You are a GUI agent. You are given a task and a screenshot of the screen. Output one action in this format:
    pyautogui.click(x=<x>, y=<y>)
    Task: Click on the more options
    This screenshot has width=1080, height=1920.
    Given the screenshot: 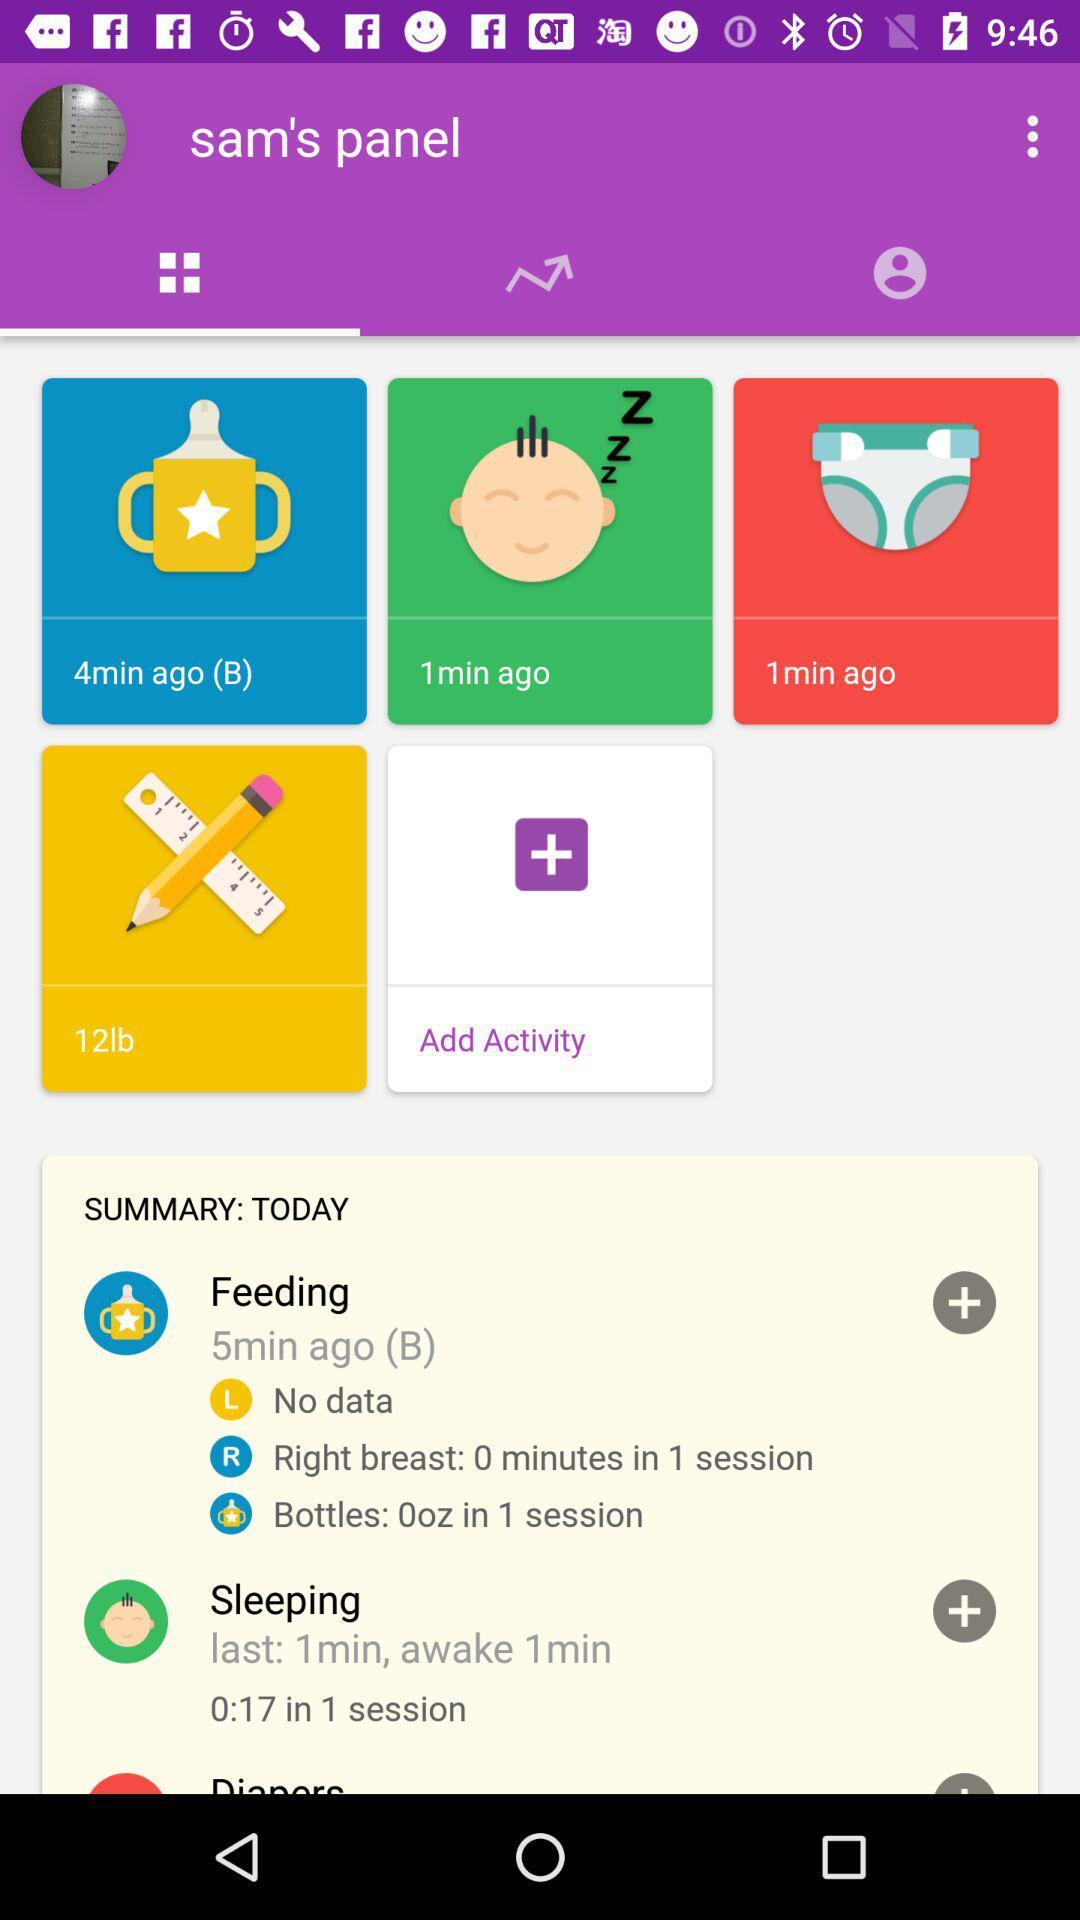 What is the action you would take?
    pyautogui.click(x=1011, y=135)
    